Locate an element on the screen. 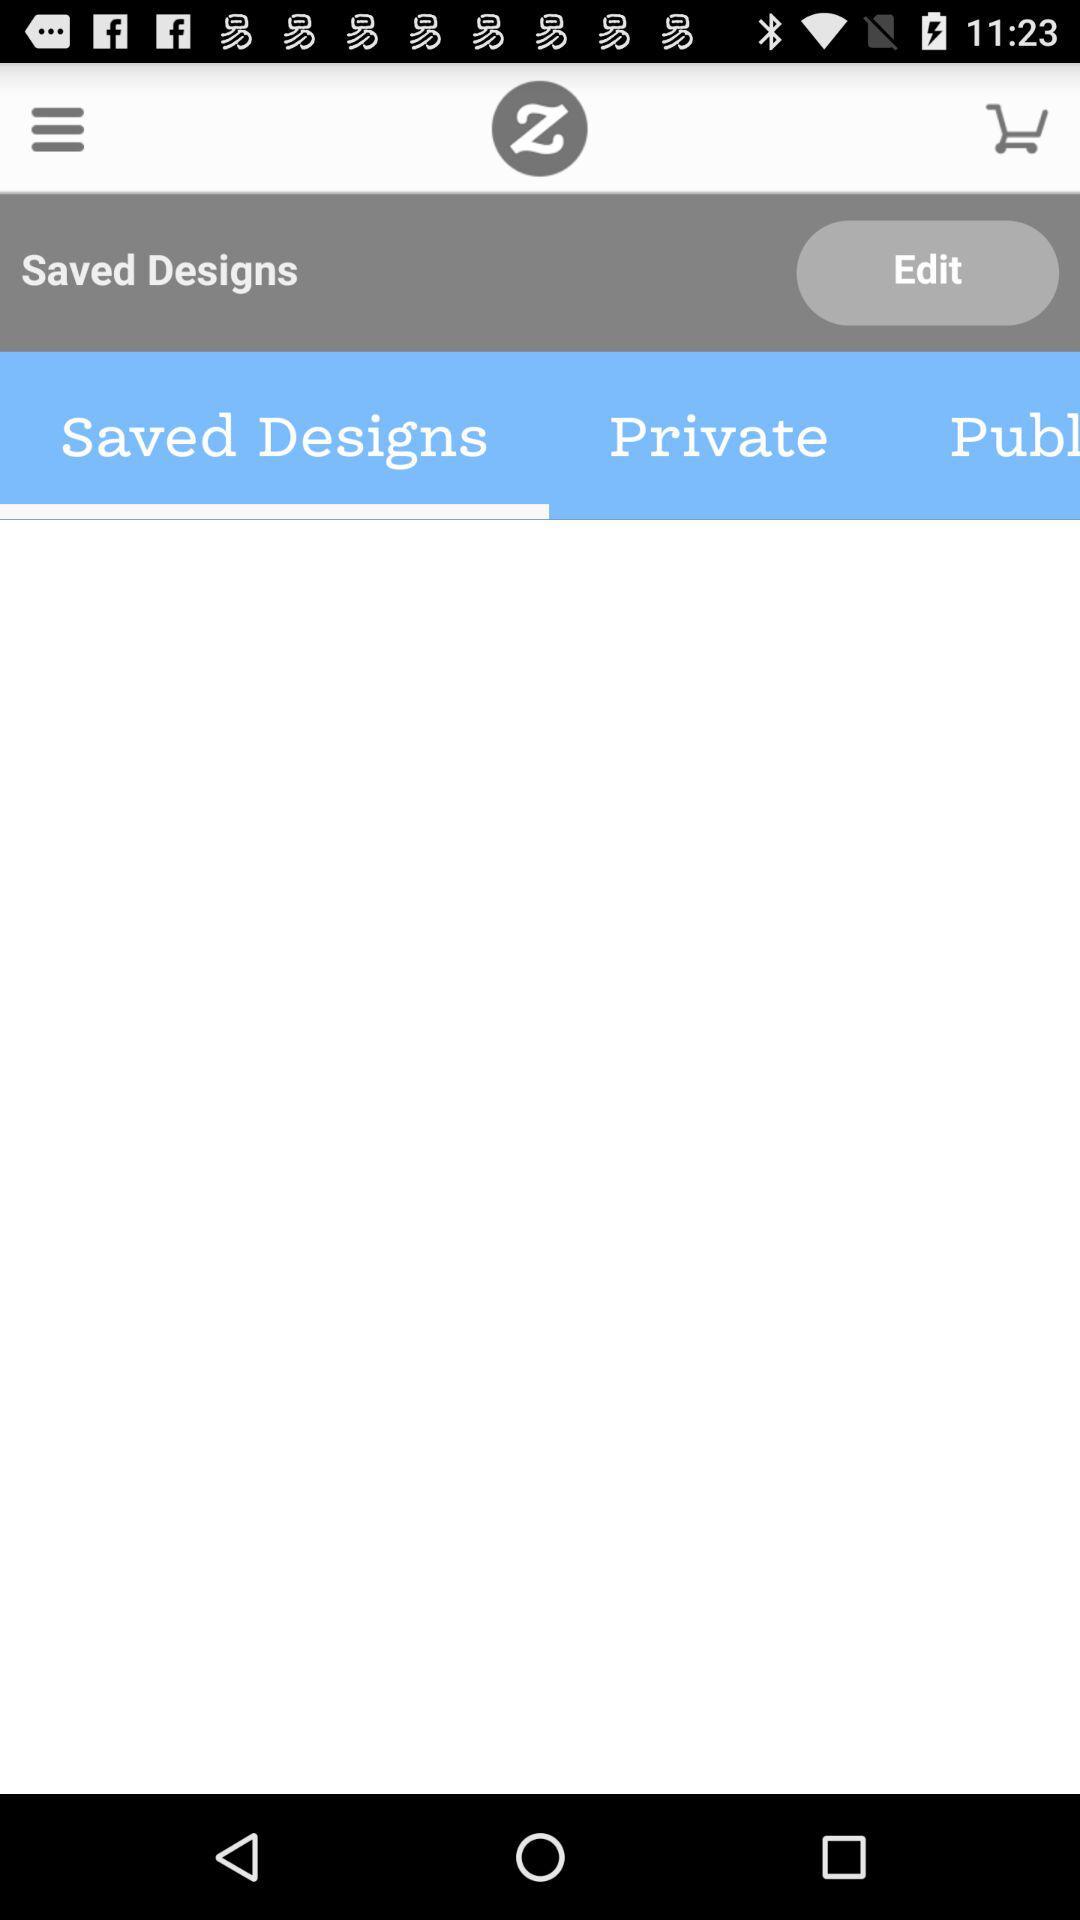  the cart icon is located at coordinates (1017, 136).